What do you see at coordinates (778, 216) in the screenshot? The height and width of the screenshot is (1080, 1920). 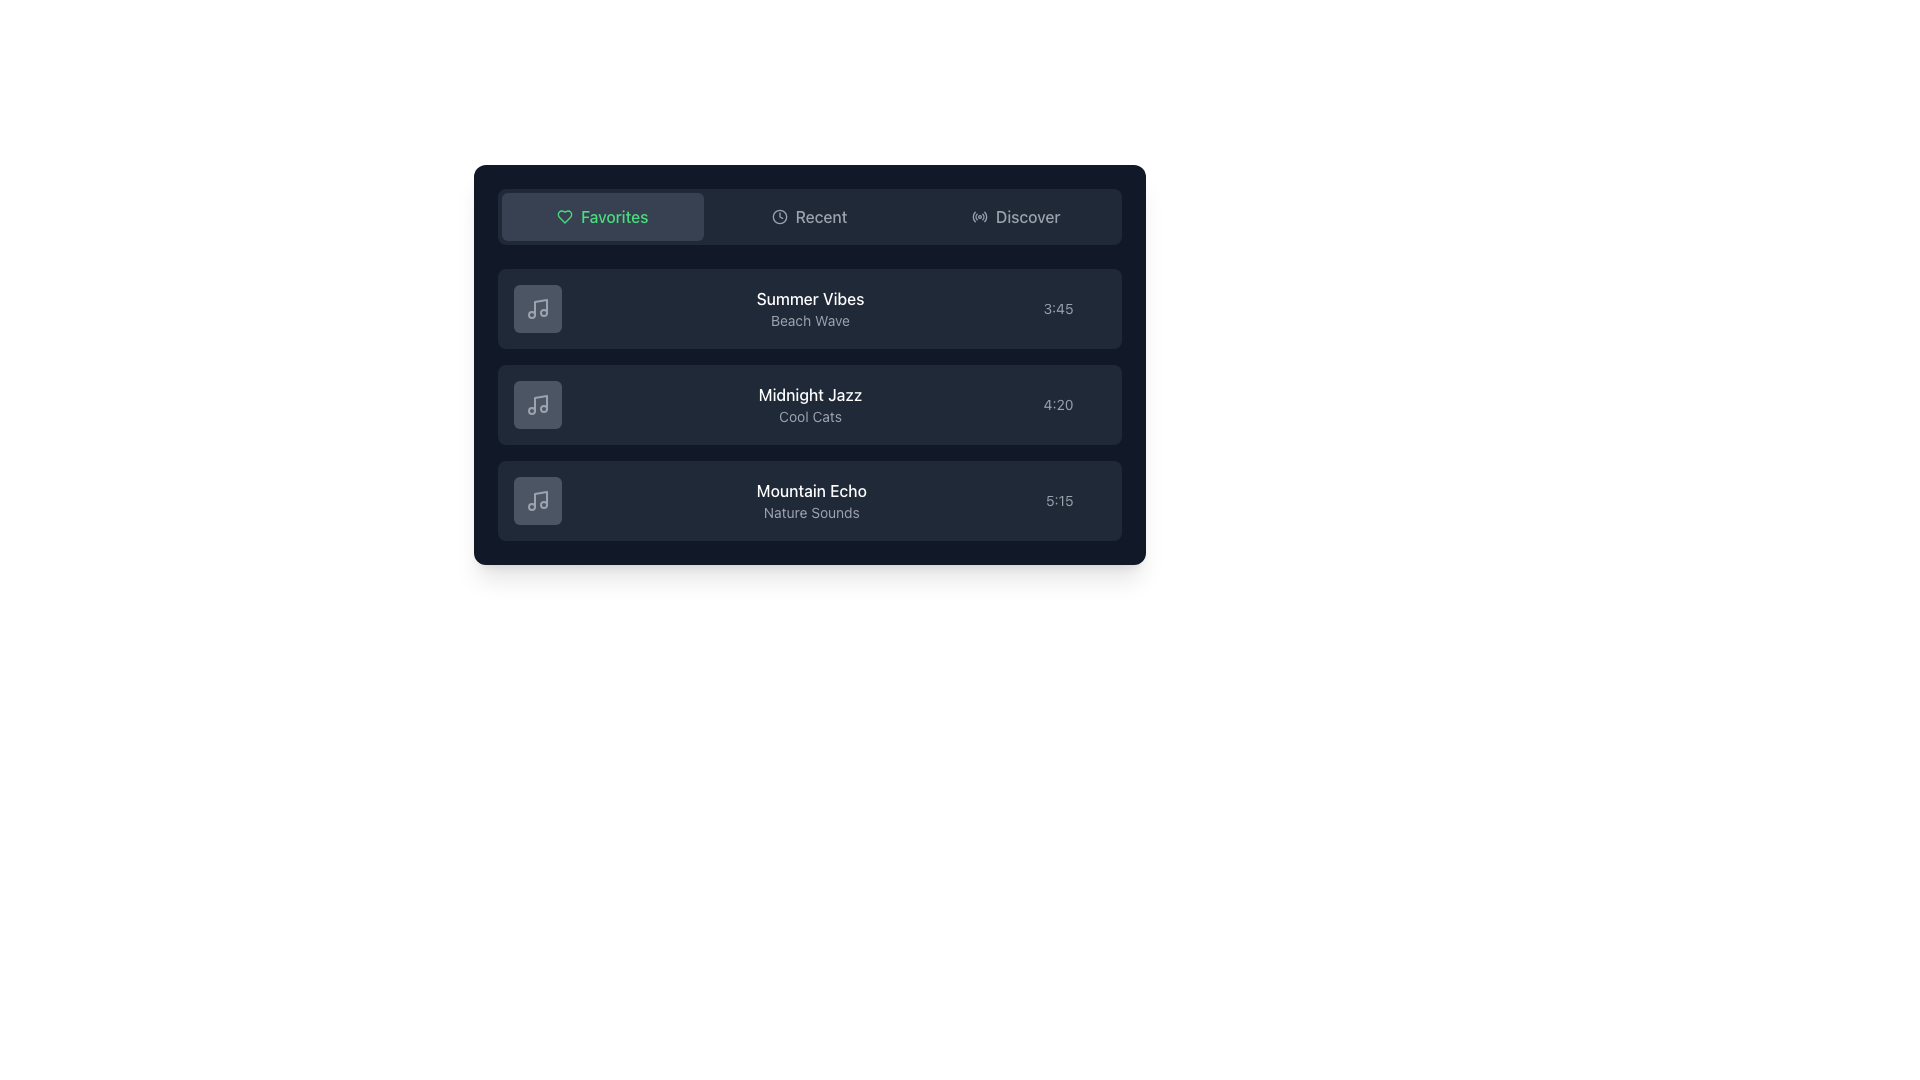 I see `the 'Recent' tab icon located centrally among the horizontal set of tabs for navigation` at bounding box center [778, 216].